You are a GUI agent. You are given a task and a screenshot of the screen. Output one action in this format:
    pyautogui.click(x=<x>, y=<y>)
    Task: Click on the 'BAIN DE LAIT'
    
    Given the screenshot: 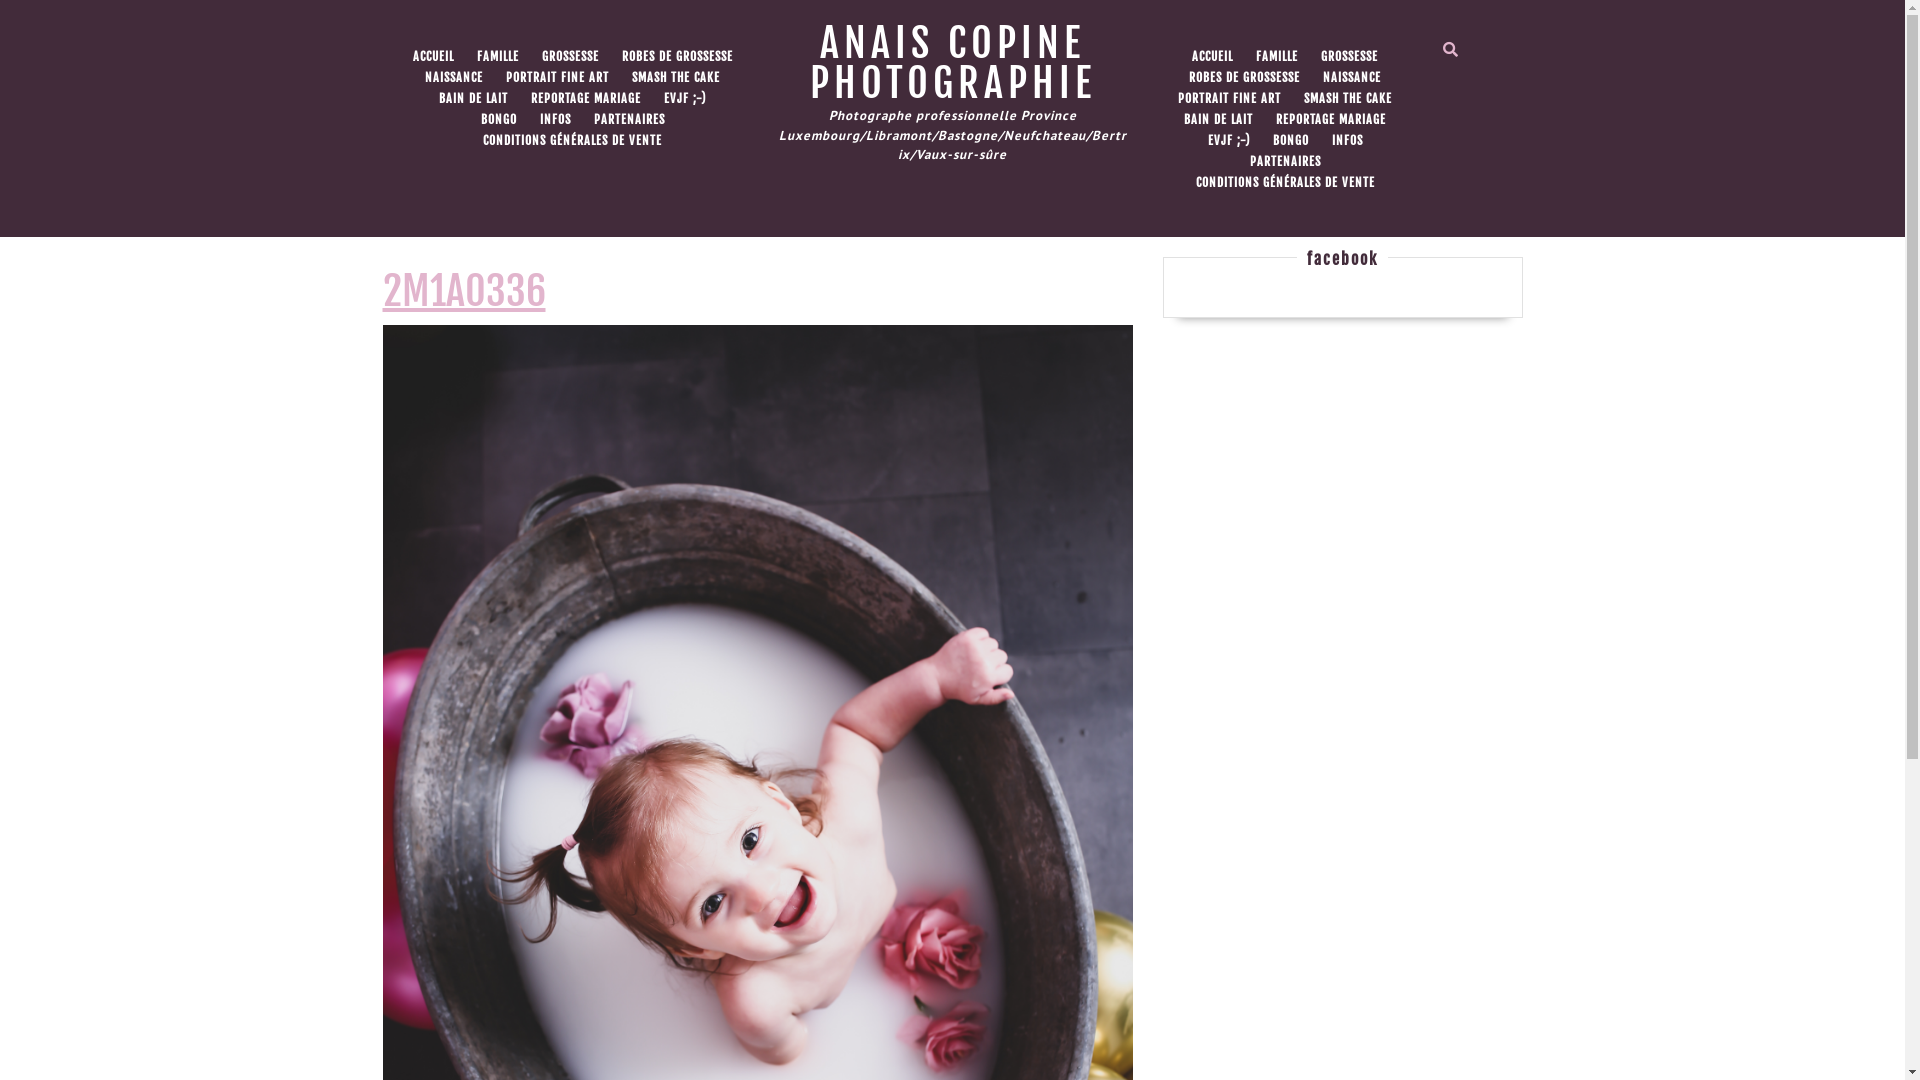 What is the action you would take?
    pyautogui.click(x=472, y=99)
    